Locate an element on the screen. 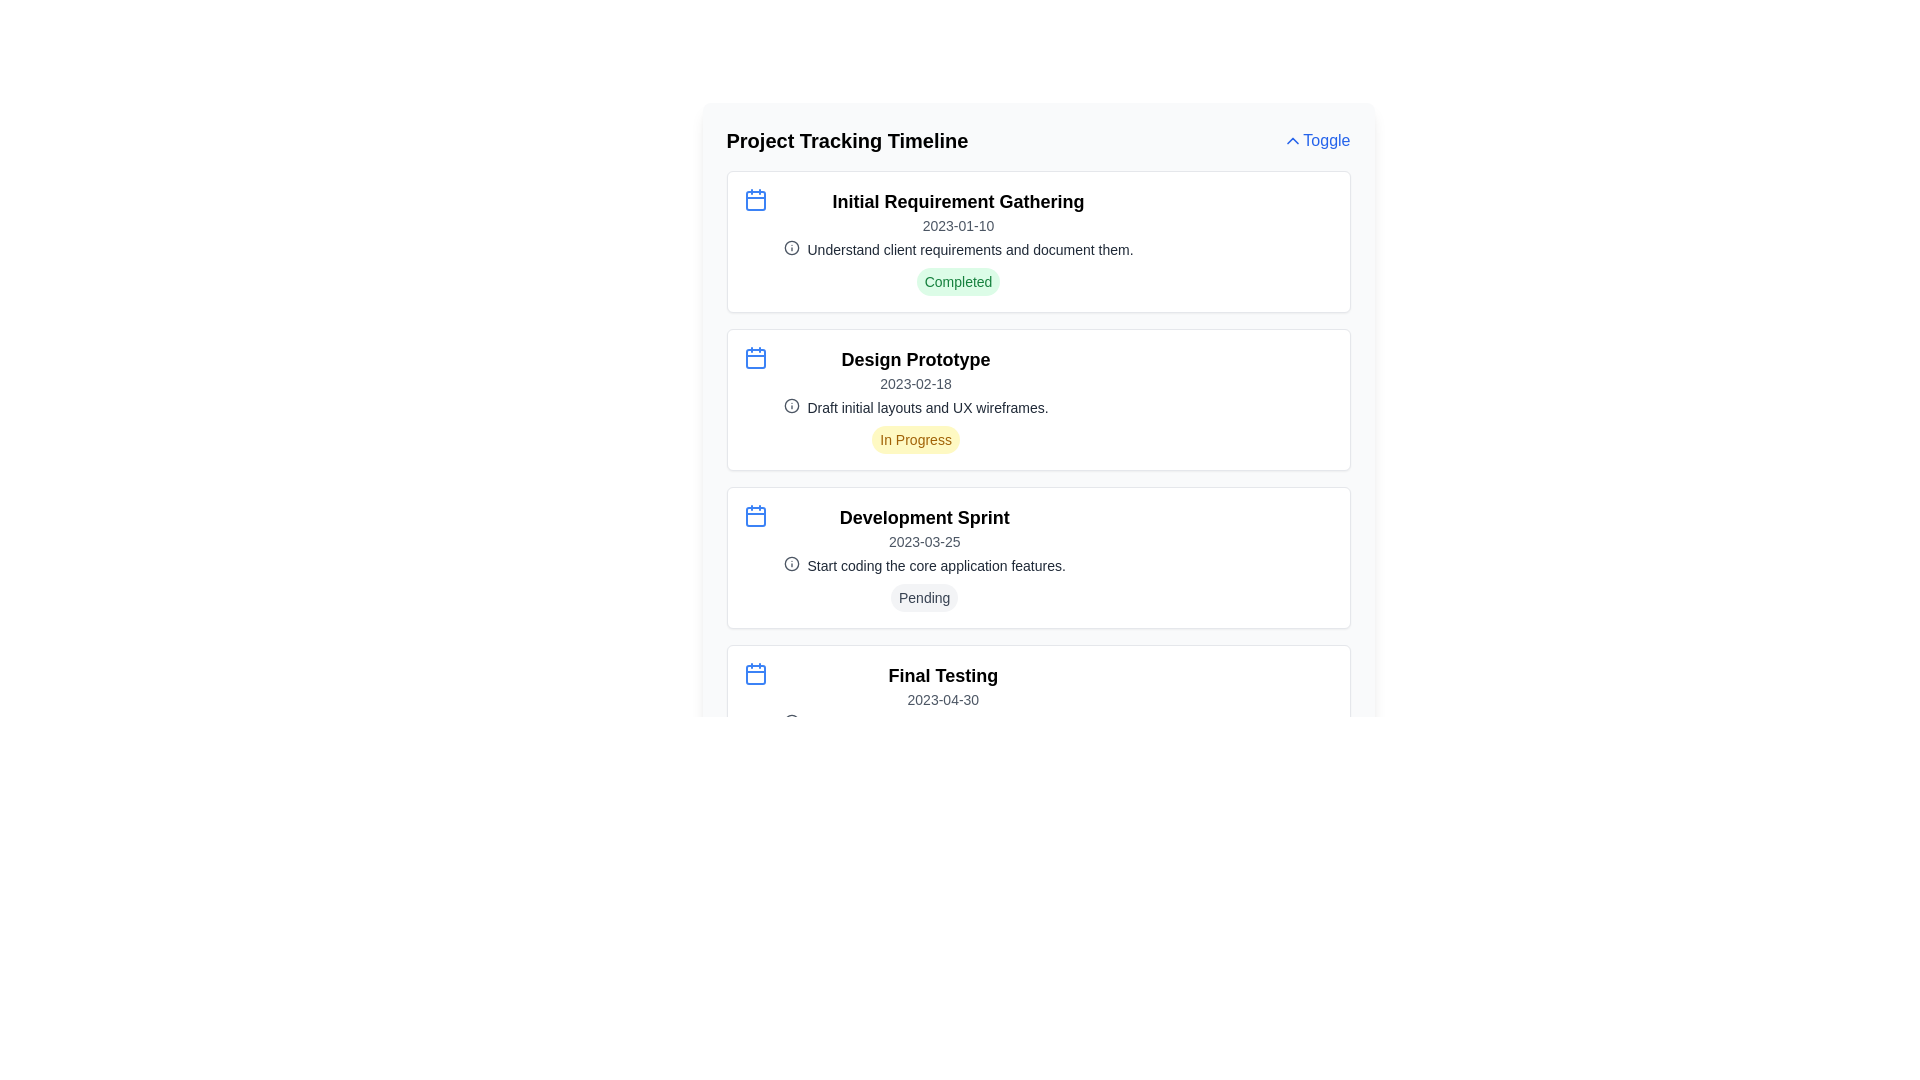  the information icon (circle with border) located to the left of the text 'Initial Requirement Gathering' in the first row of the timeline for visual context is located at coordinates (790, 405).